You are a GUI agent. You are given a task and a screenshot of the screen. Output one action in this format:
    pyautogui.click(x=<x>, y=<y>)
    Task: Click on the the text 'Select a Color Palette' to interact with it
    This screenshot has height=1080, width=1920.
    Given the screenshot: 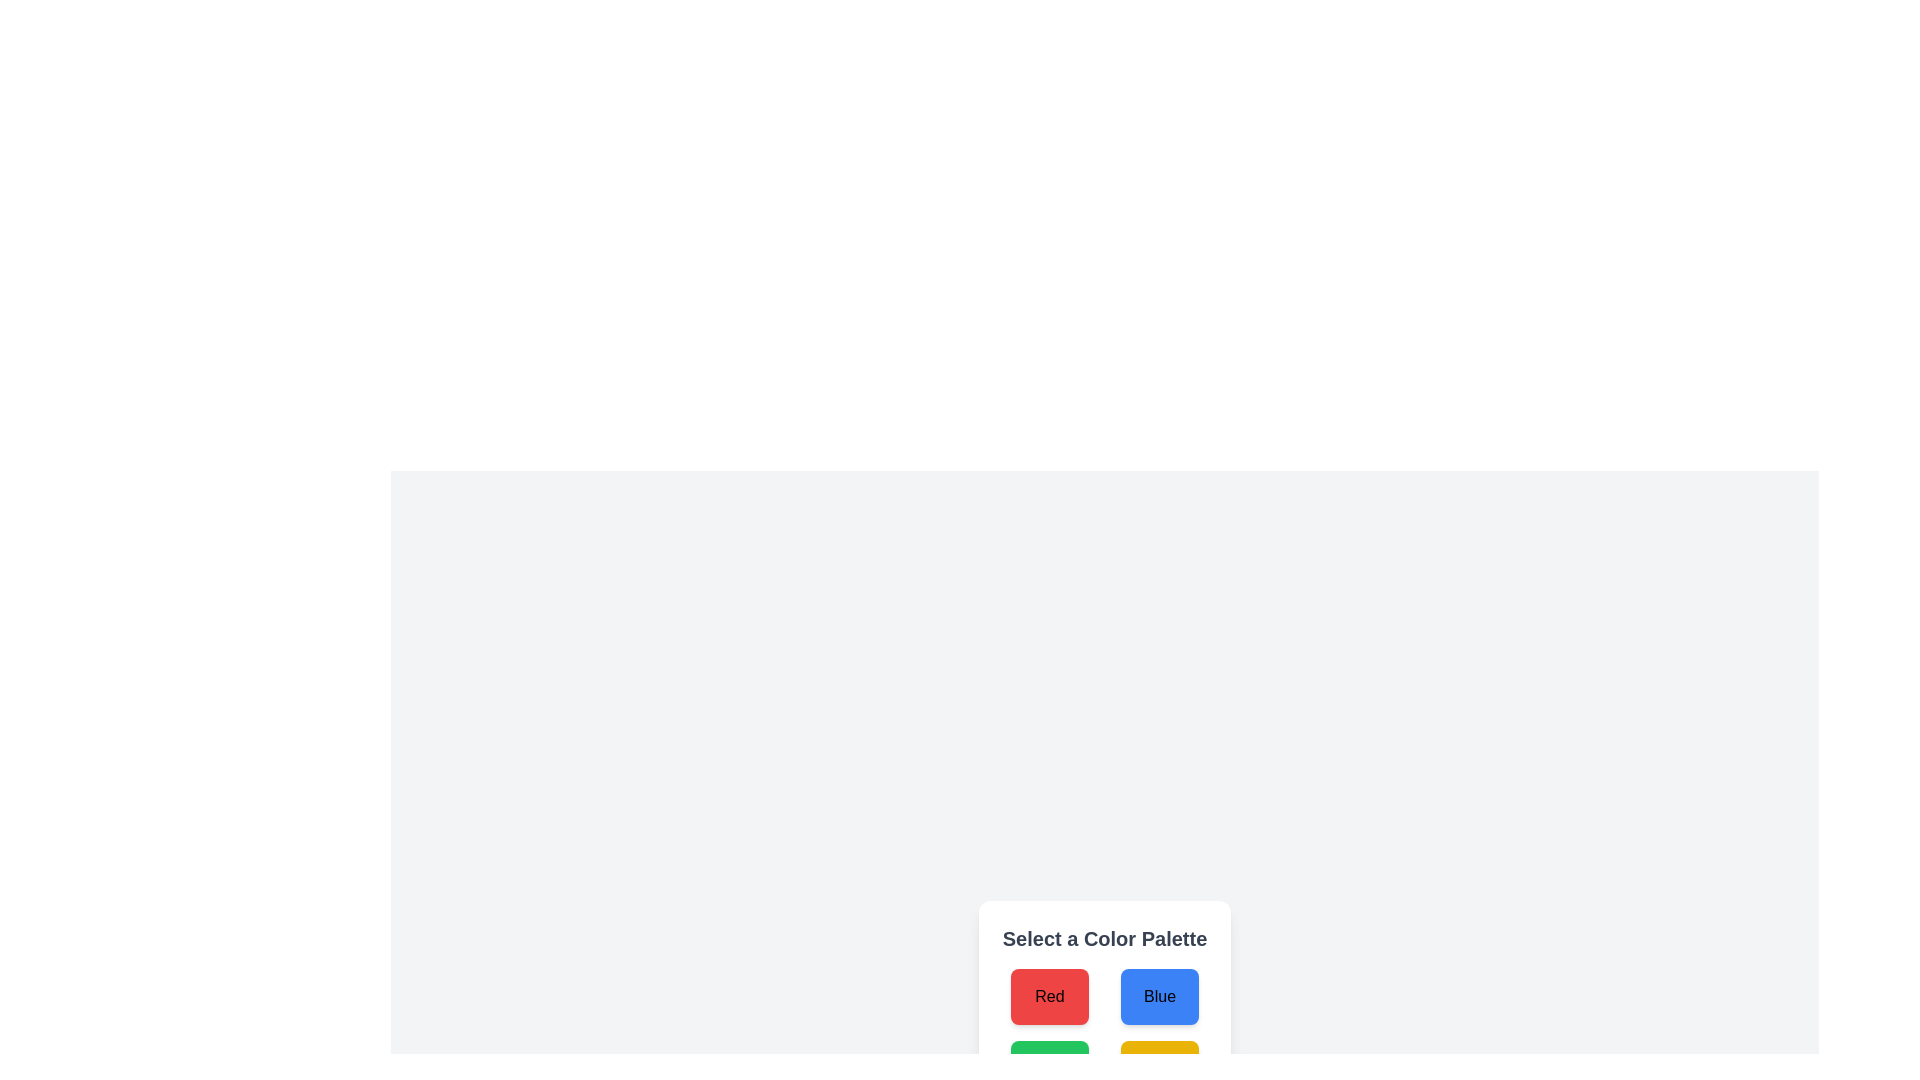 What is the action you would take?
    pyautogui.click(x=1103, y=938)
    